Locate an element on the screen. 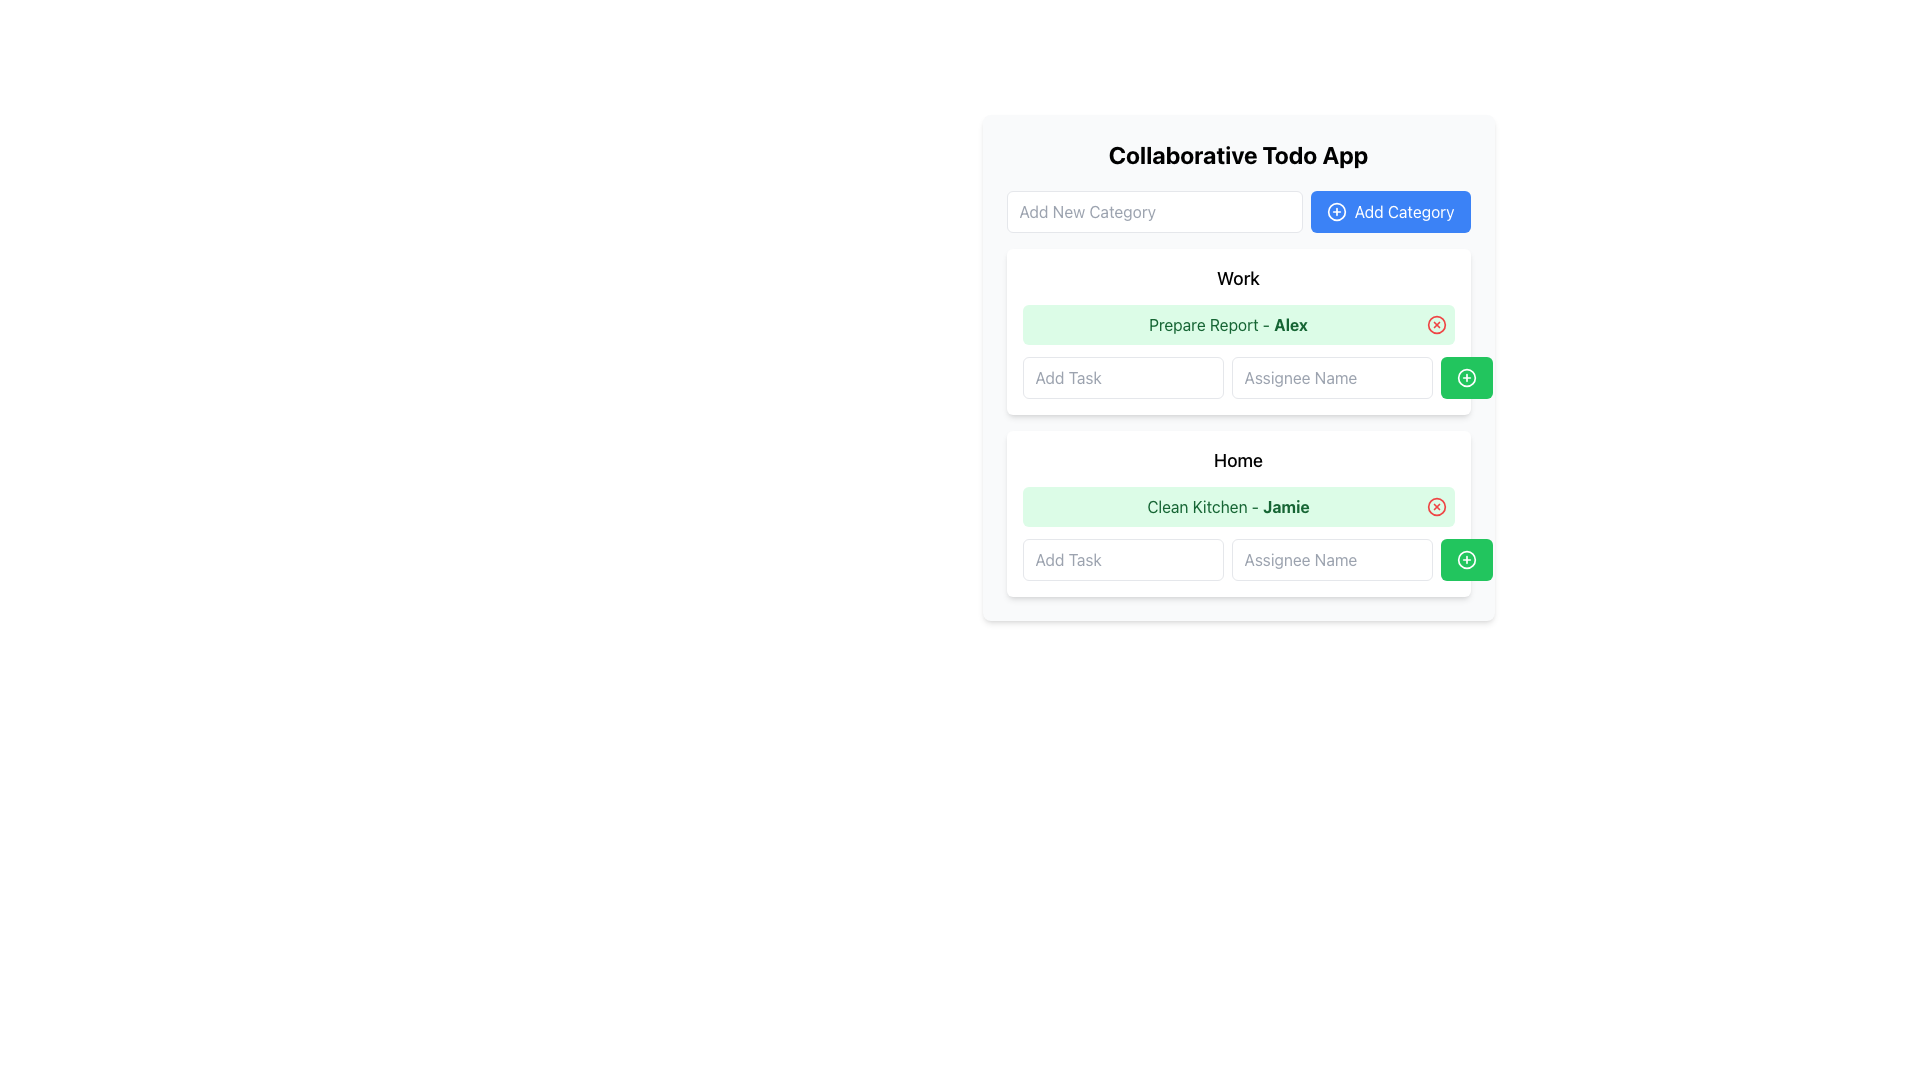  the contents of the upper Card element in the 'Collaborative Todo App' section, which displays the task title and associated assignee is located at coordinates (1237, 330).